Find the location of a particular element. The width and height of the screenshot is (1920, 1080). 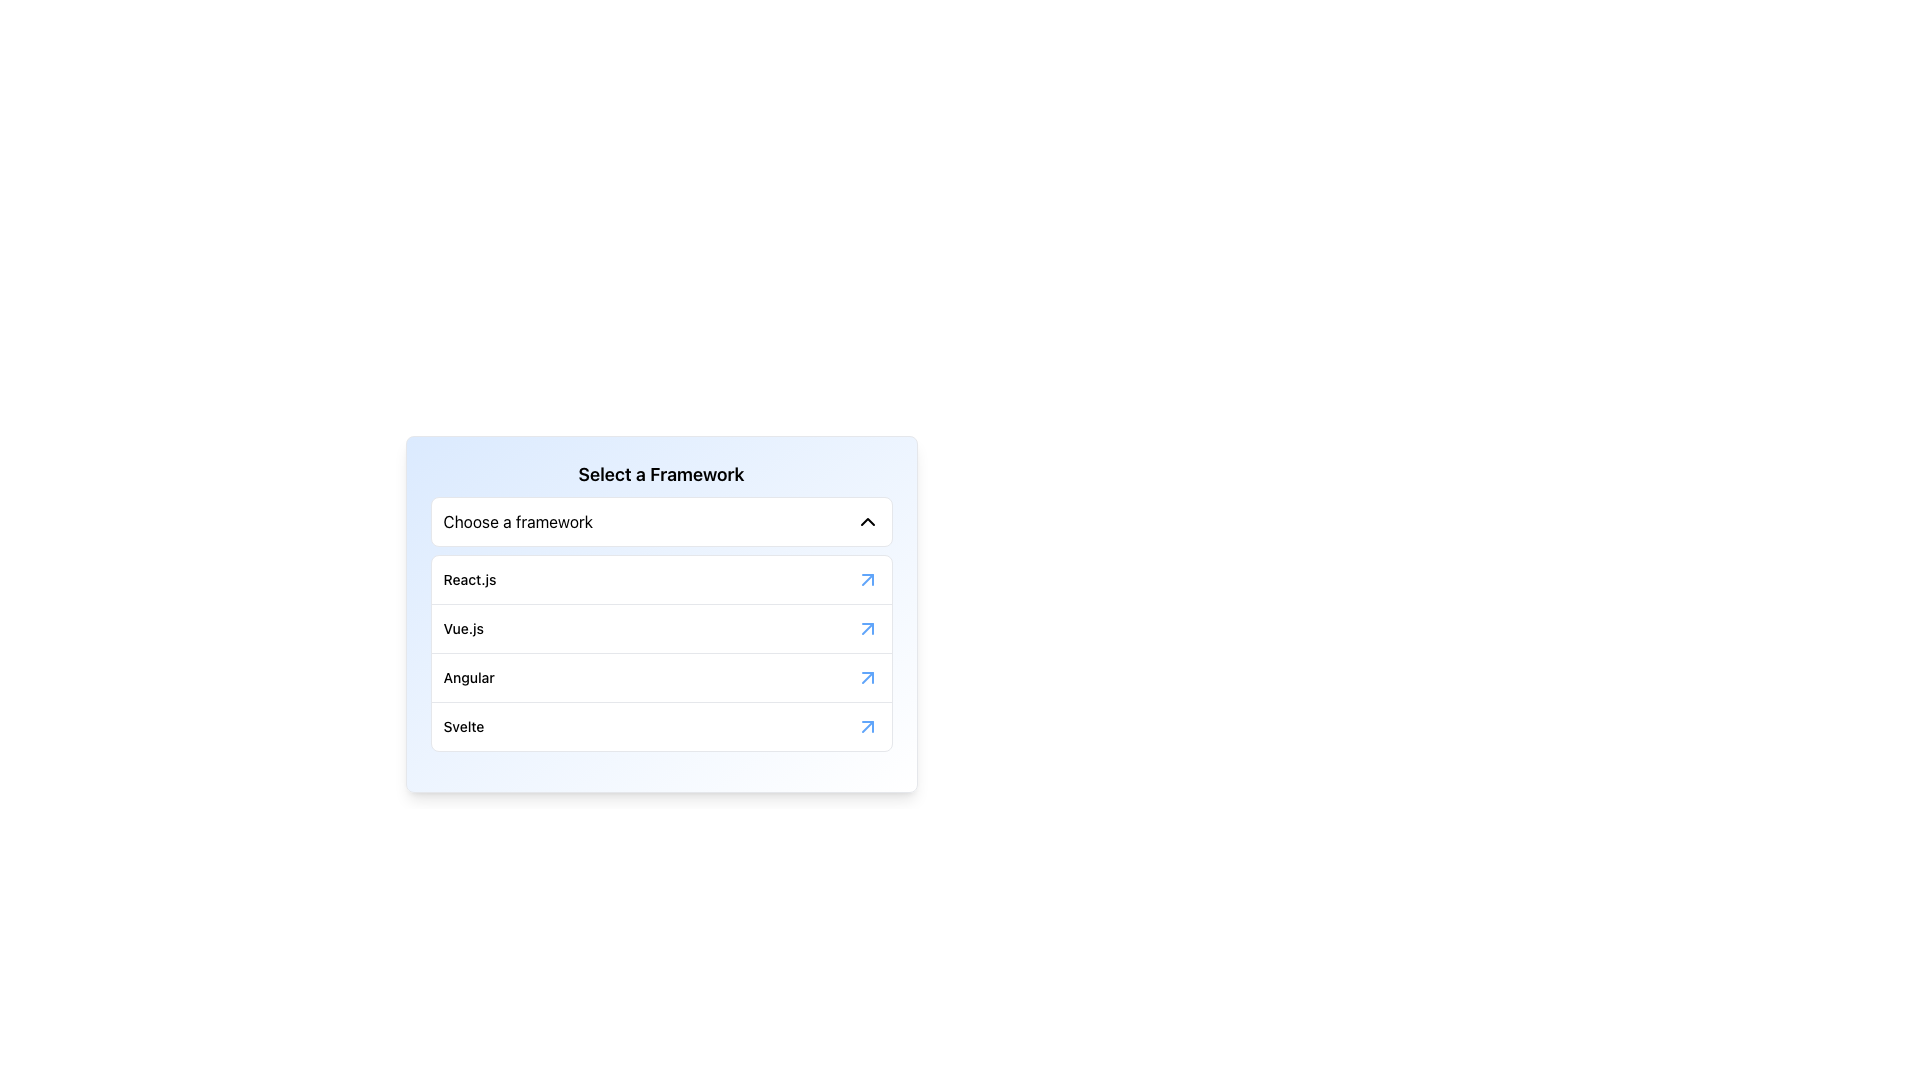

the highlighted option 'Vue.js' in the dropdown menu labeled 'Choose a framework' within the panel titled 'Select a Framework' is located at coordinates (661, 613).